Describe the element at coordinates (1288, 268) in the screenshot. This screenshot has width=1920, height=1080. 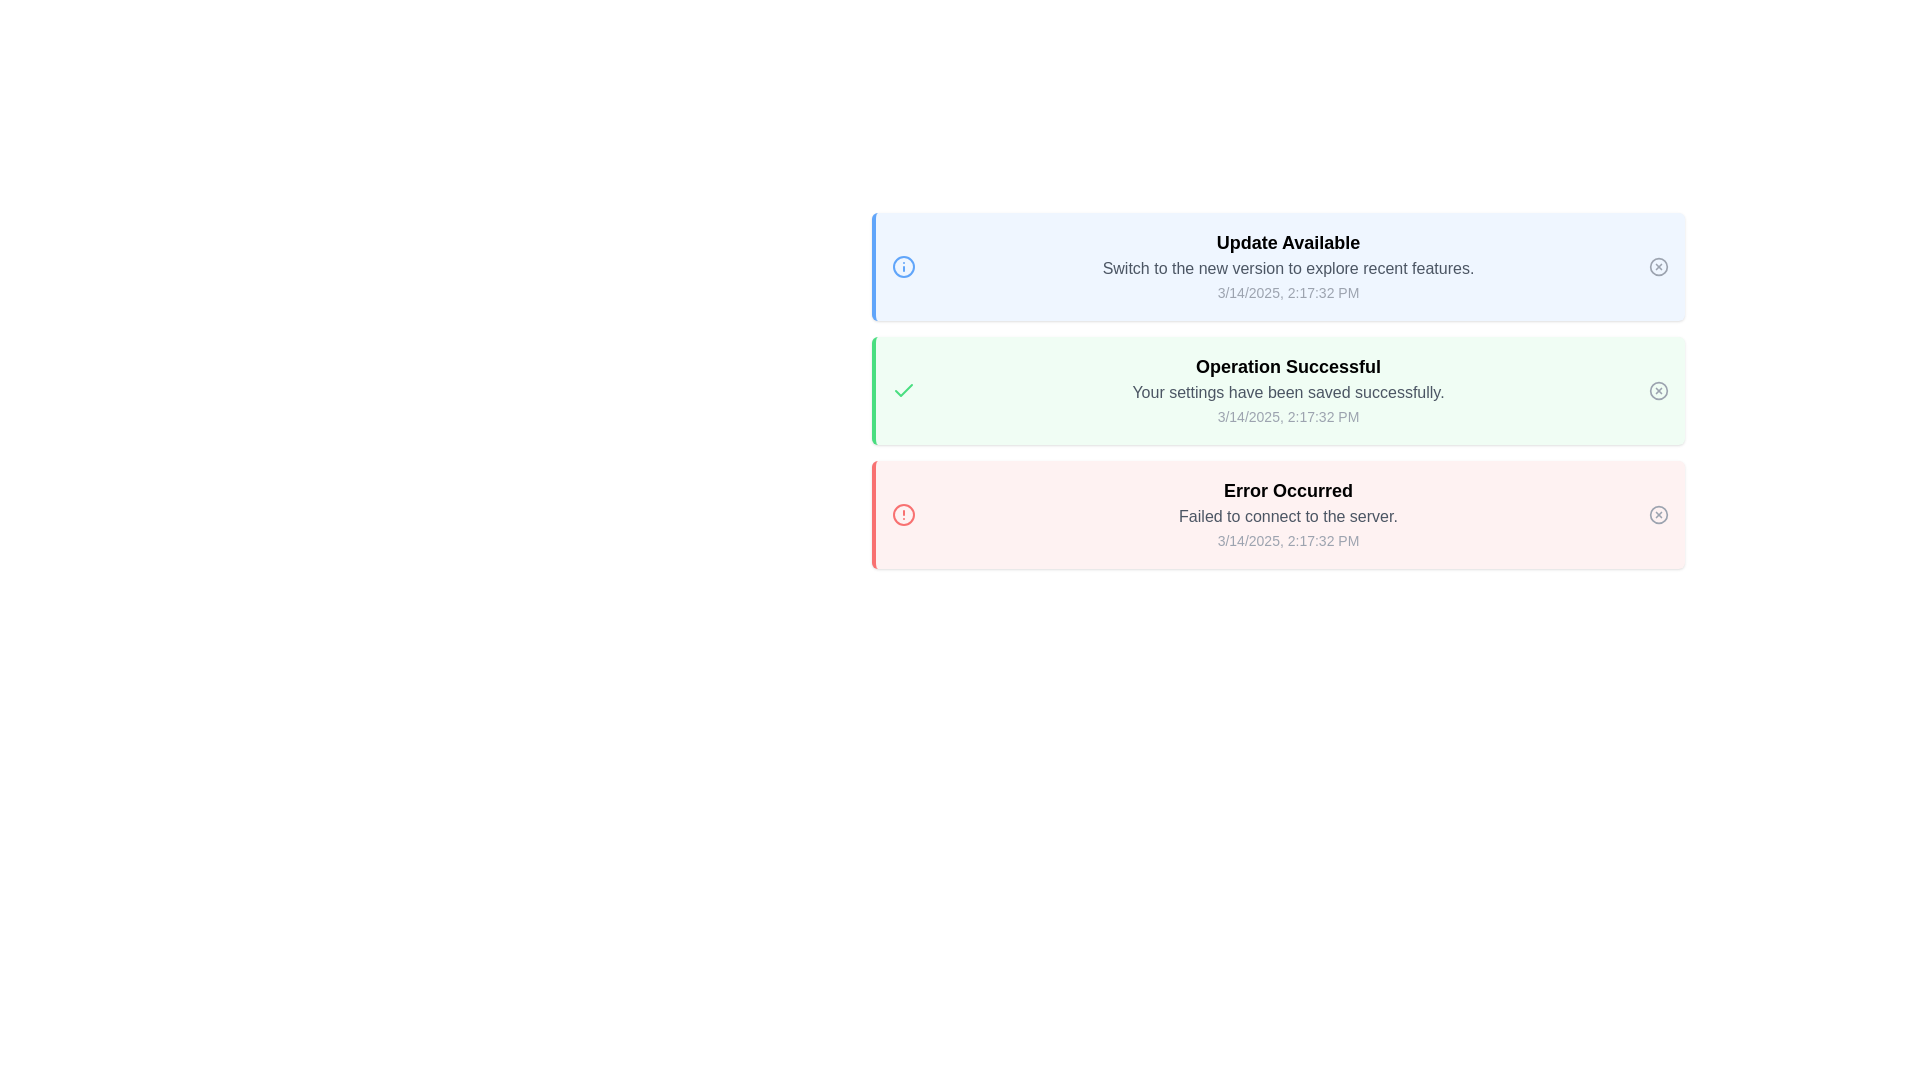
I see `text block containing the message 'Switch to the new version to explore recent features.' located below the title 'Update Available' and above the timestamp` at that location.